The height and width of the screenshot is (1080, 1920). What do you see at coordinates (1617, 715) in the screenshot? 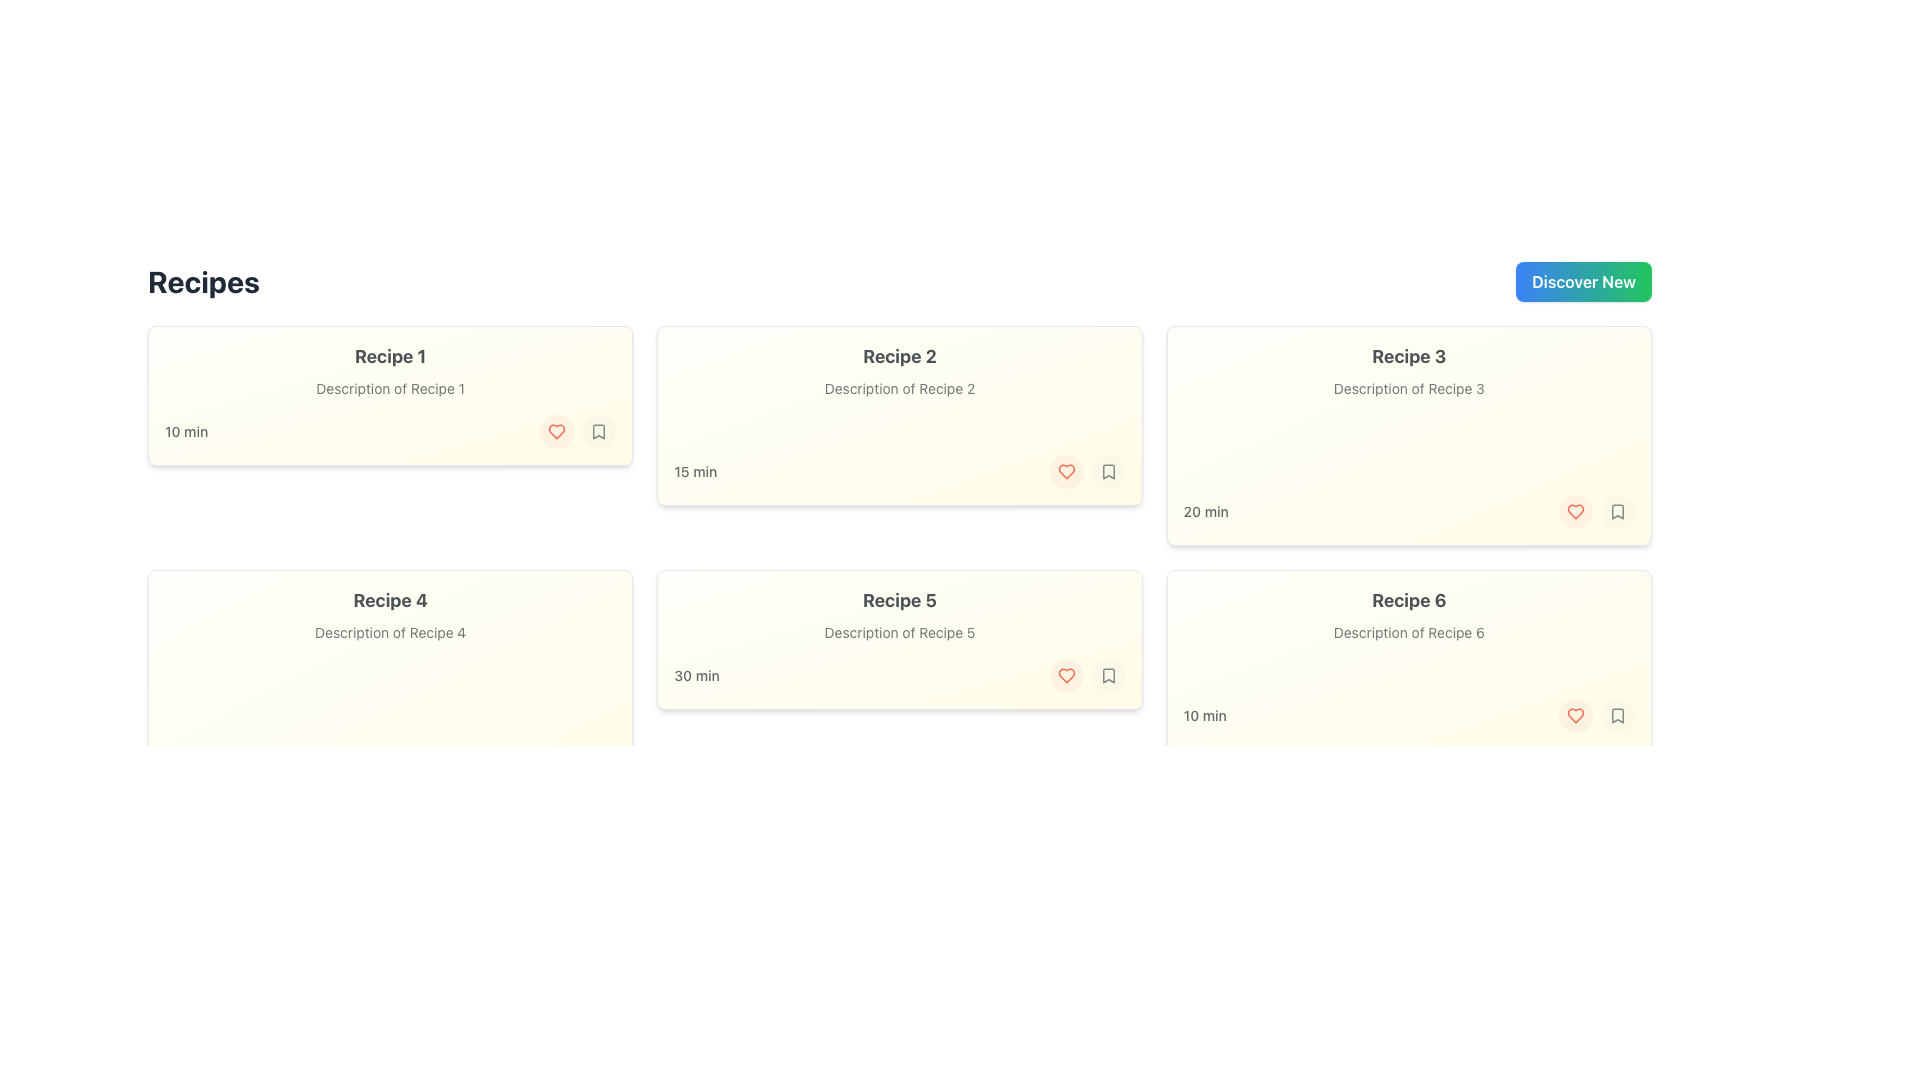
I see `the bookmark icon located in the 'Recipe 6' card` at bounding box center [1617, 715].